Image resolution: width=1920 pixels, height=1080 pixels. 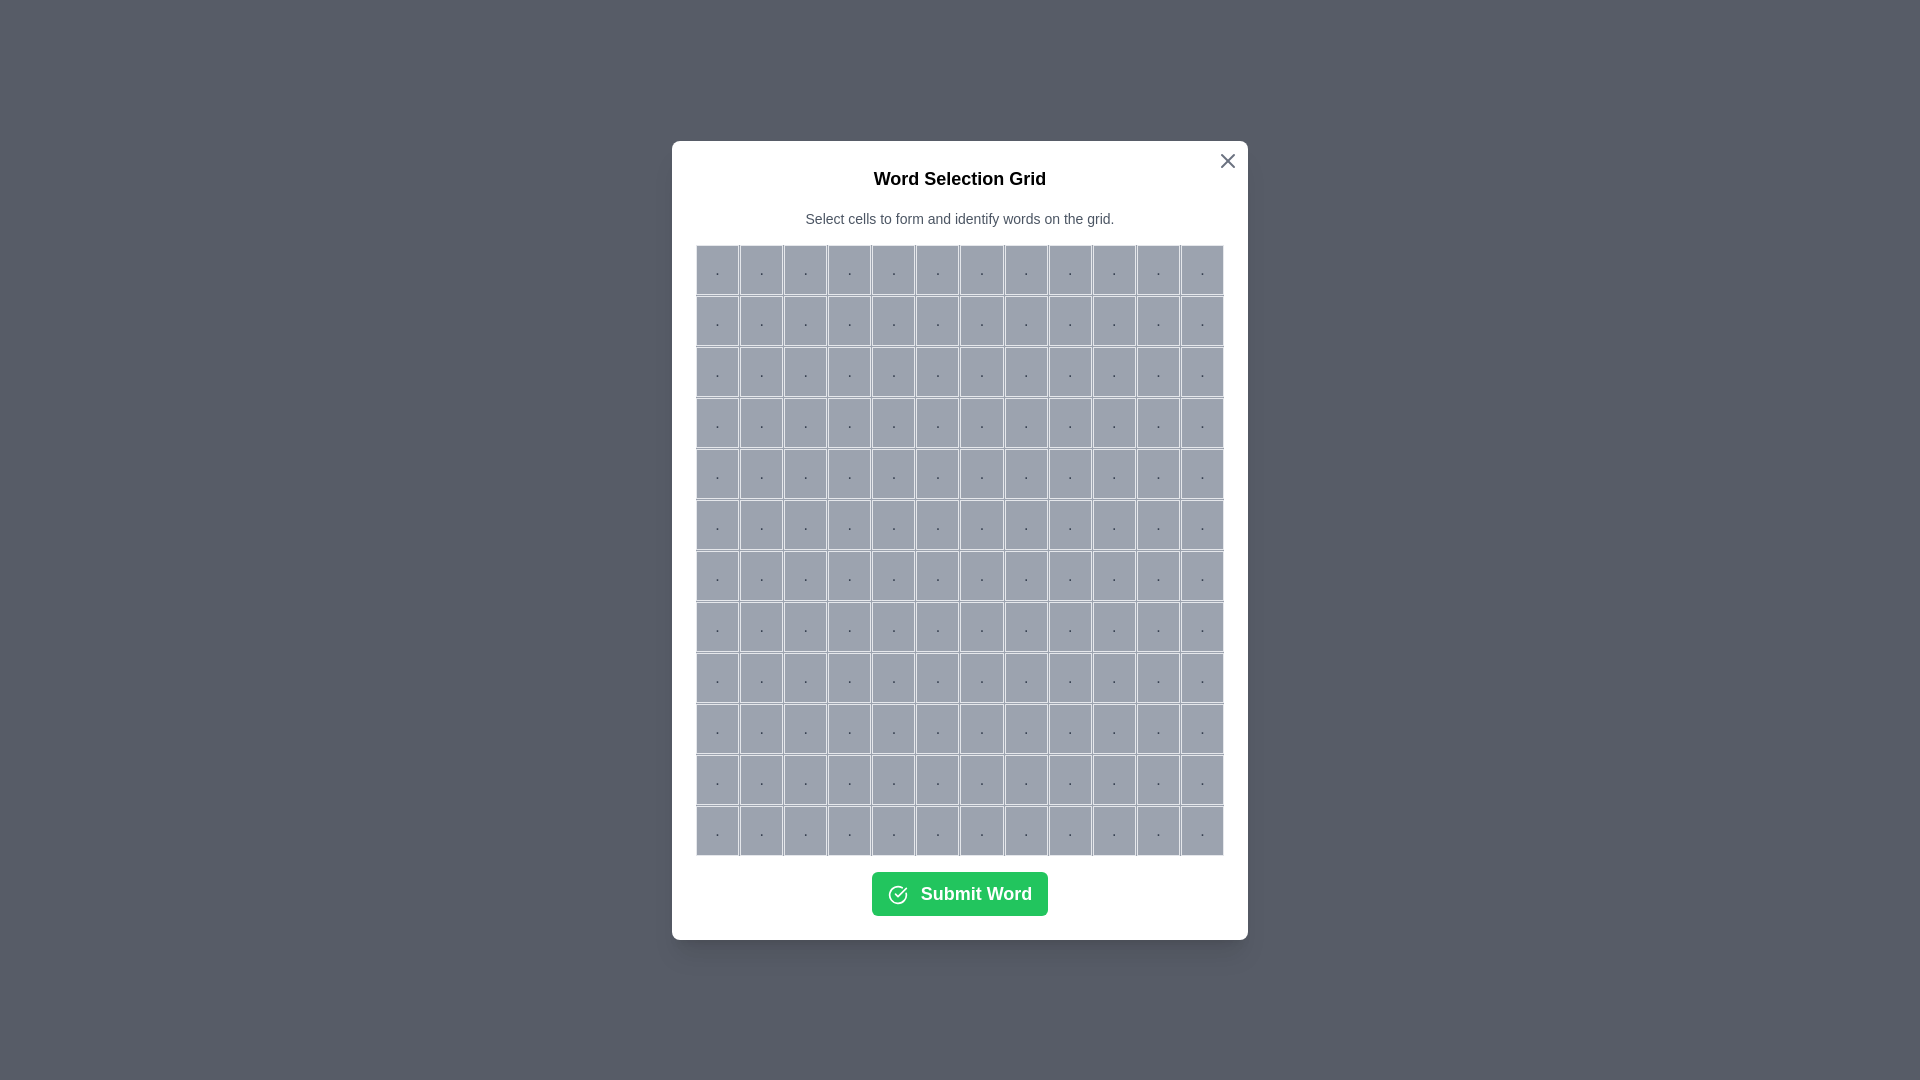 I want to click on the 'Submit Word' button to submit the selected cells as a word, so click(x=960, y=892).